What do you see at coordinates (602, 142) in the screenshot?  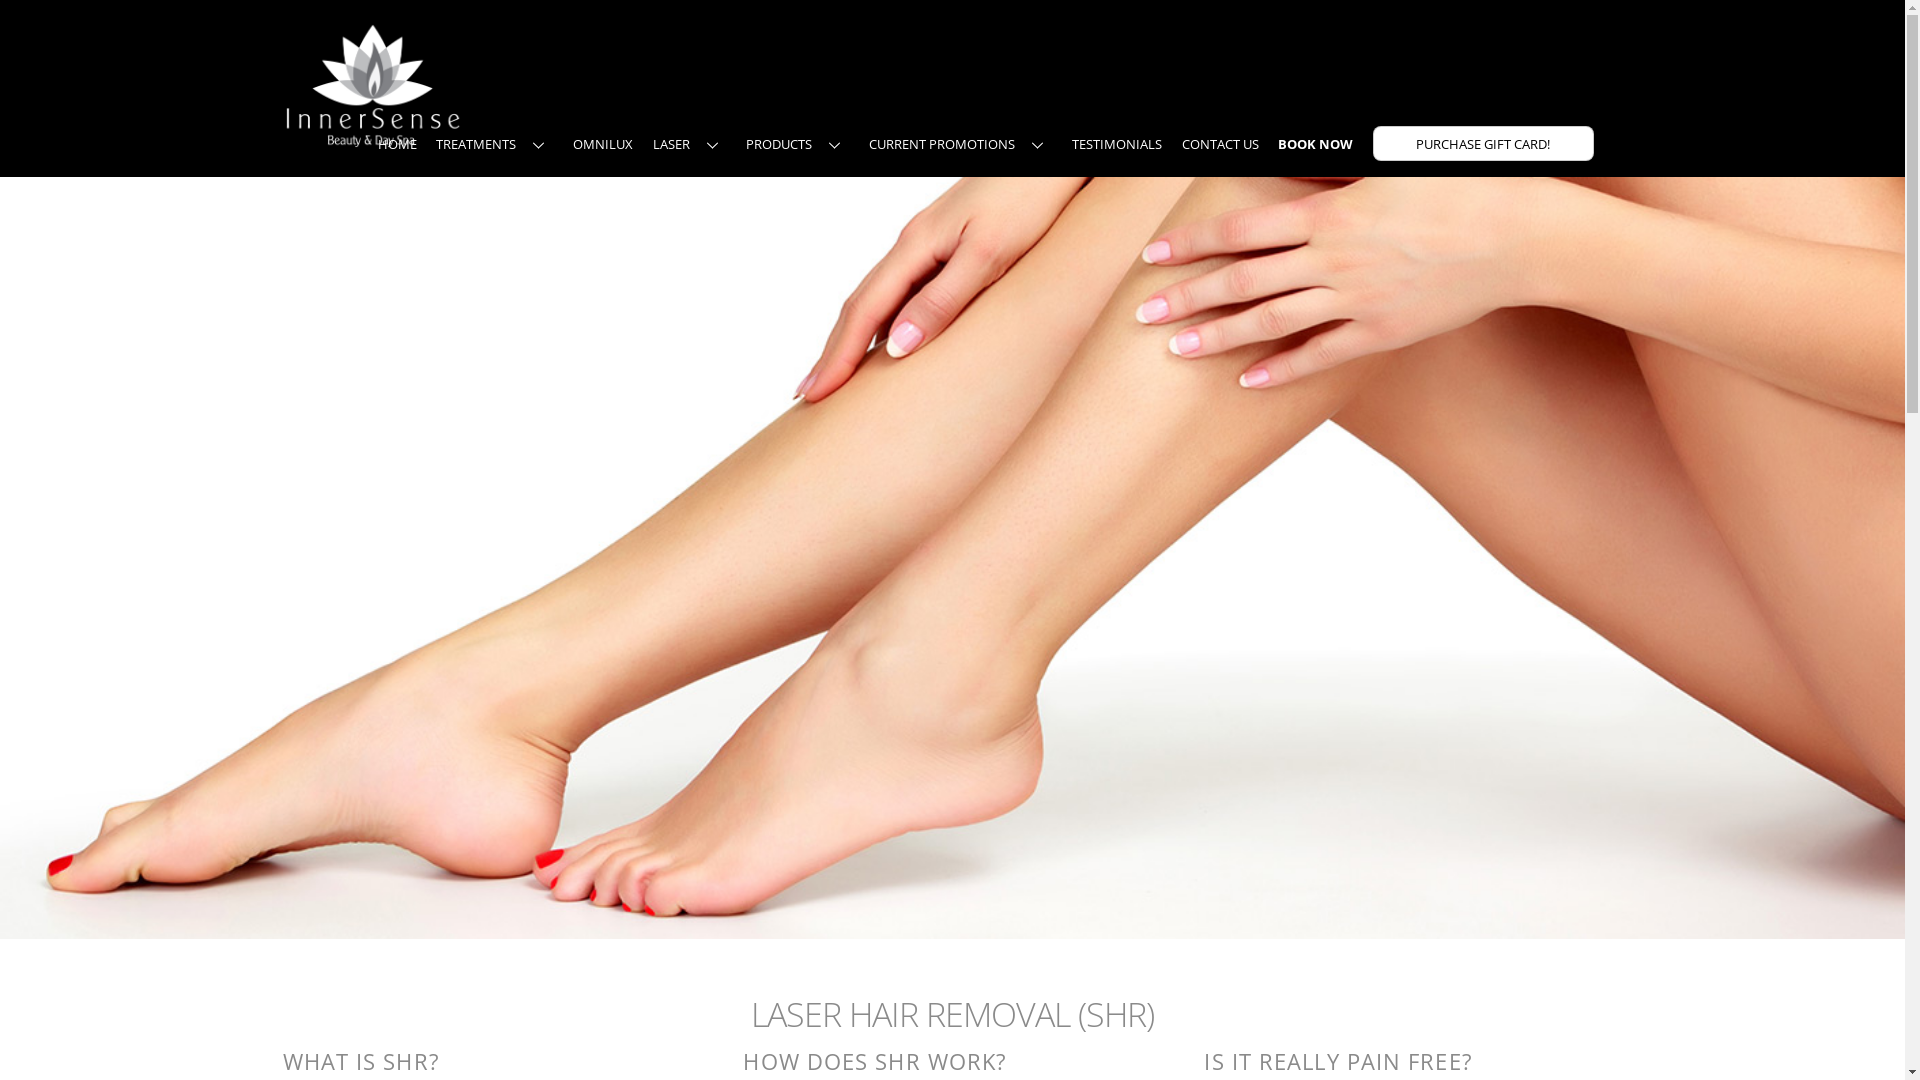 I see `'OMNILUX'` at bounding box center [602, 142].